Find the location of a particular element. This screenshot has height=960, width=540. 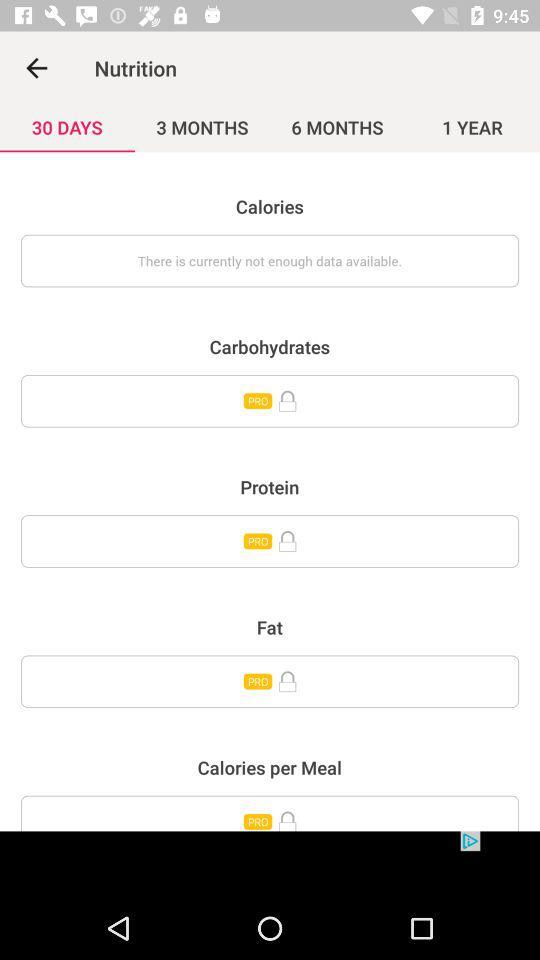

unlocks fat section is located at coordinates (270, 681).